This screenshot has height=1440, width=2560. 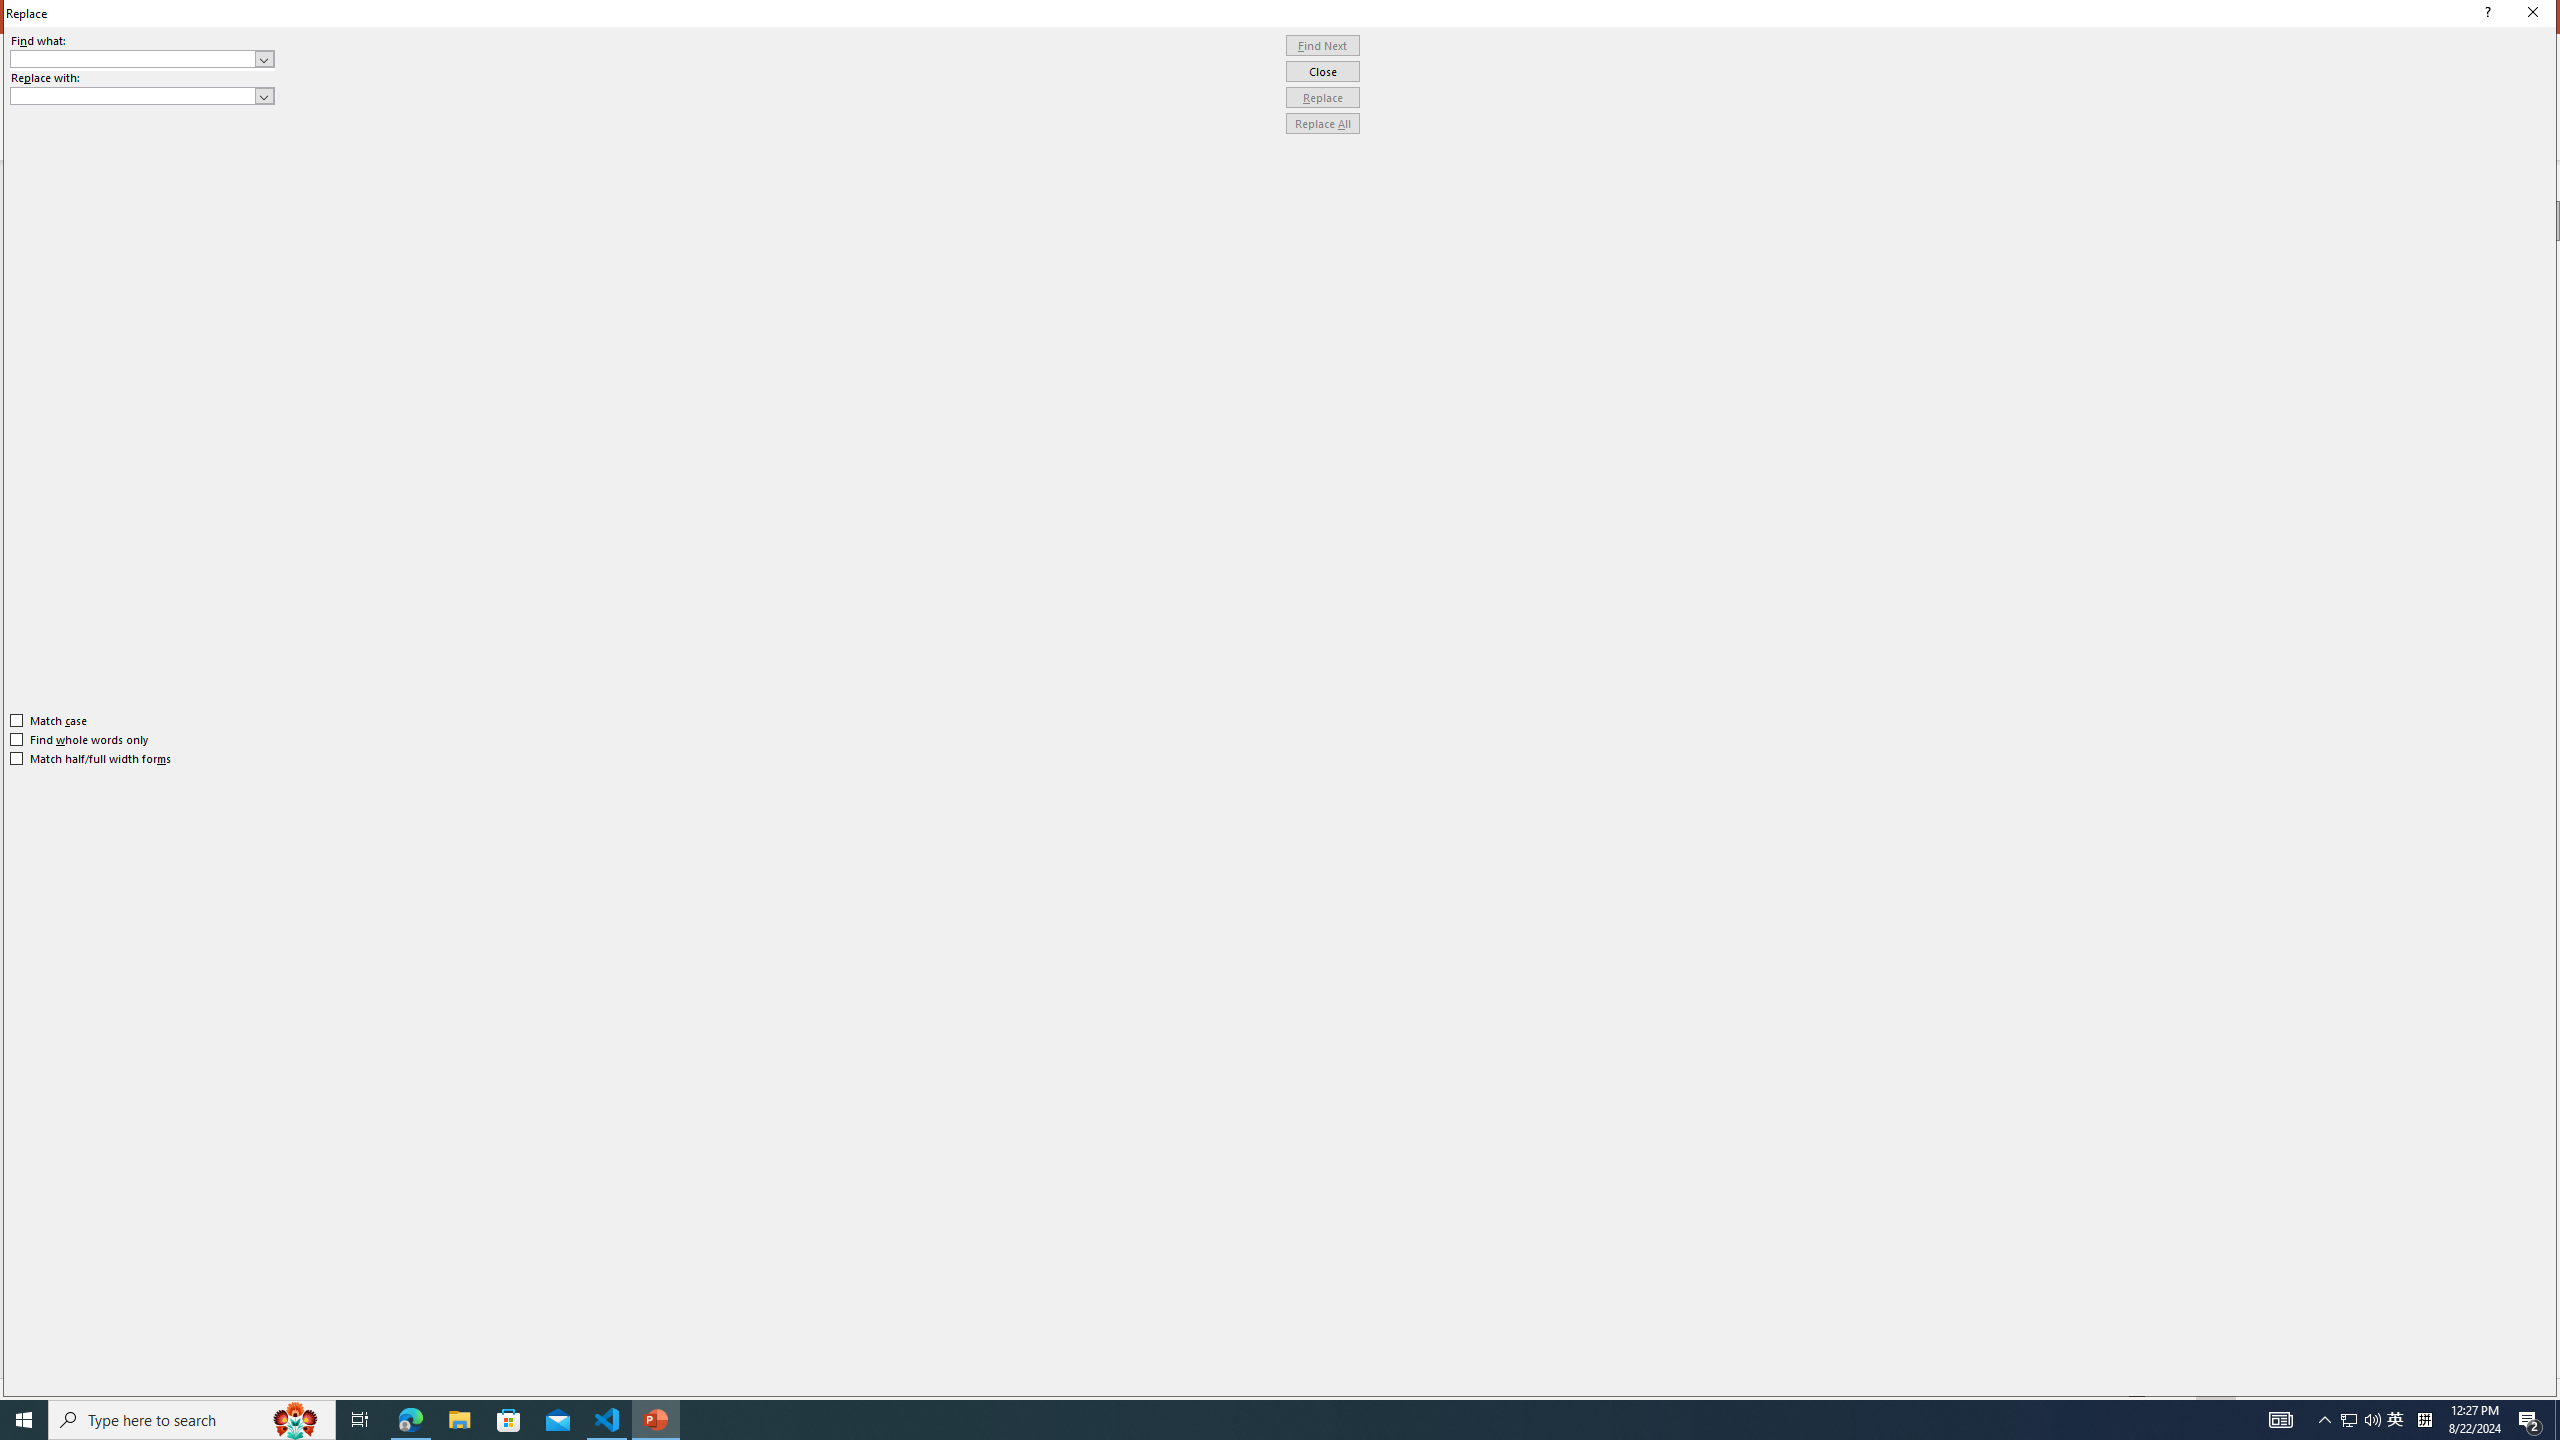 I want to click on 'Find Next', so click(x=1322, y=45).